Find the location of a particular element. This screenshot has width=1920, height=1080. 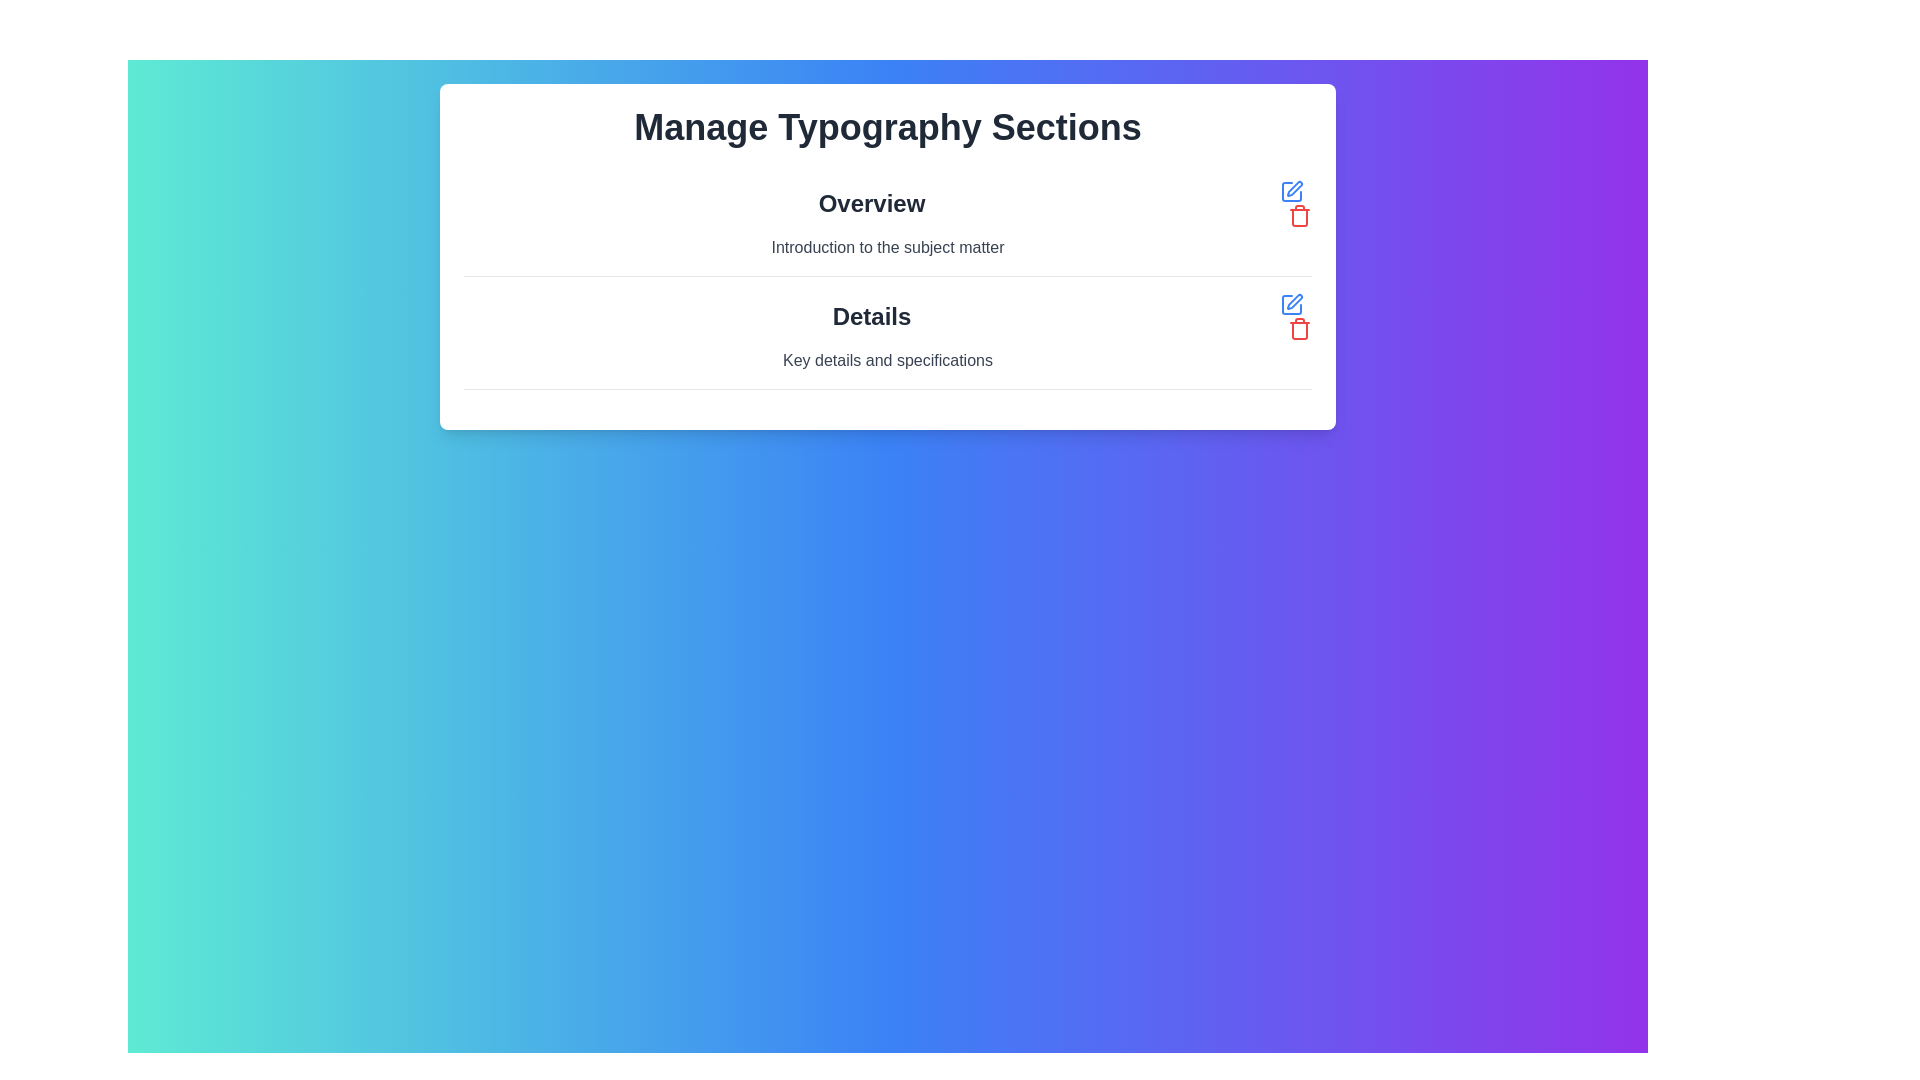

the red trash bin icon located to the right of the blue edit icon in the 'Overview' section for additional context or tooltip is located at coordinates (1300, 327).